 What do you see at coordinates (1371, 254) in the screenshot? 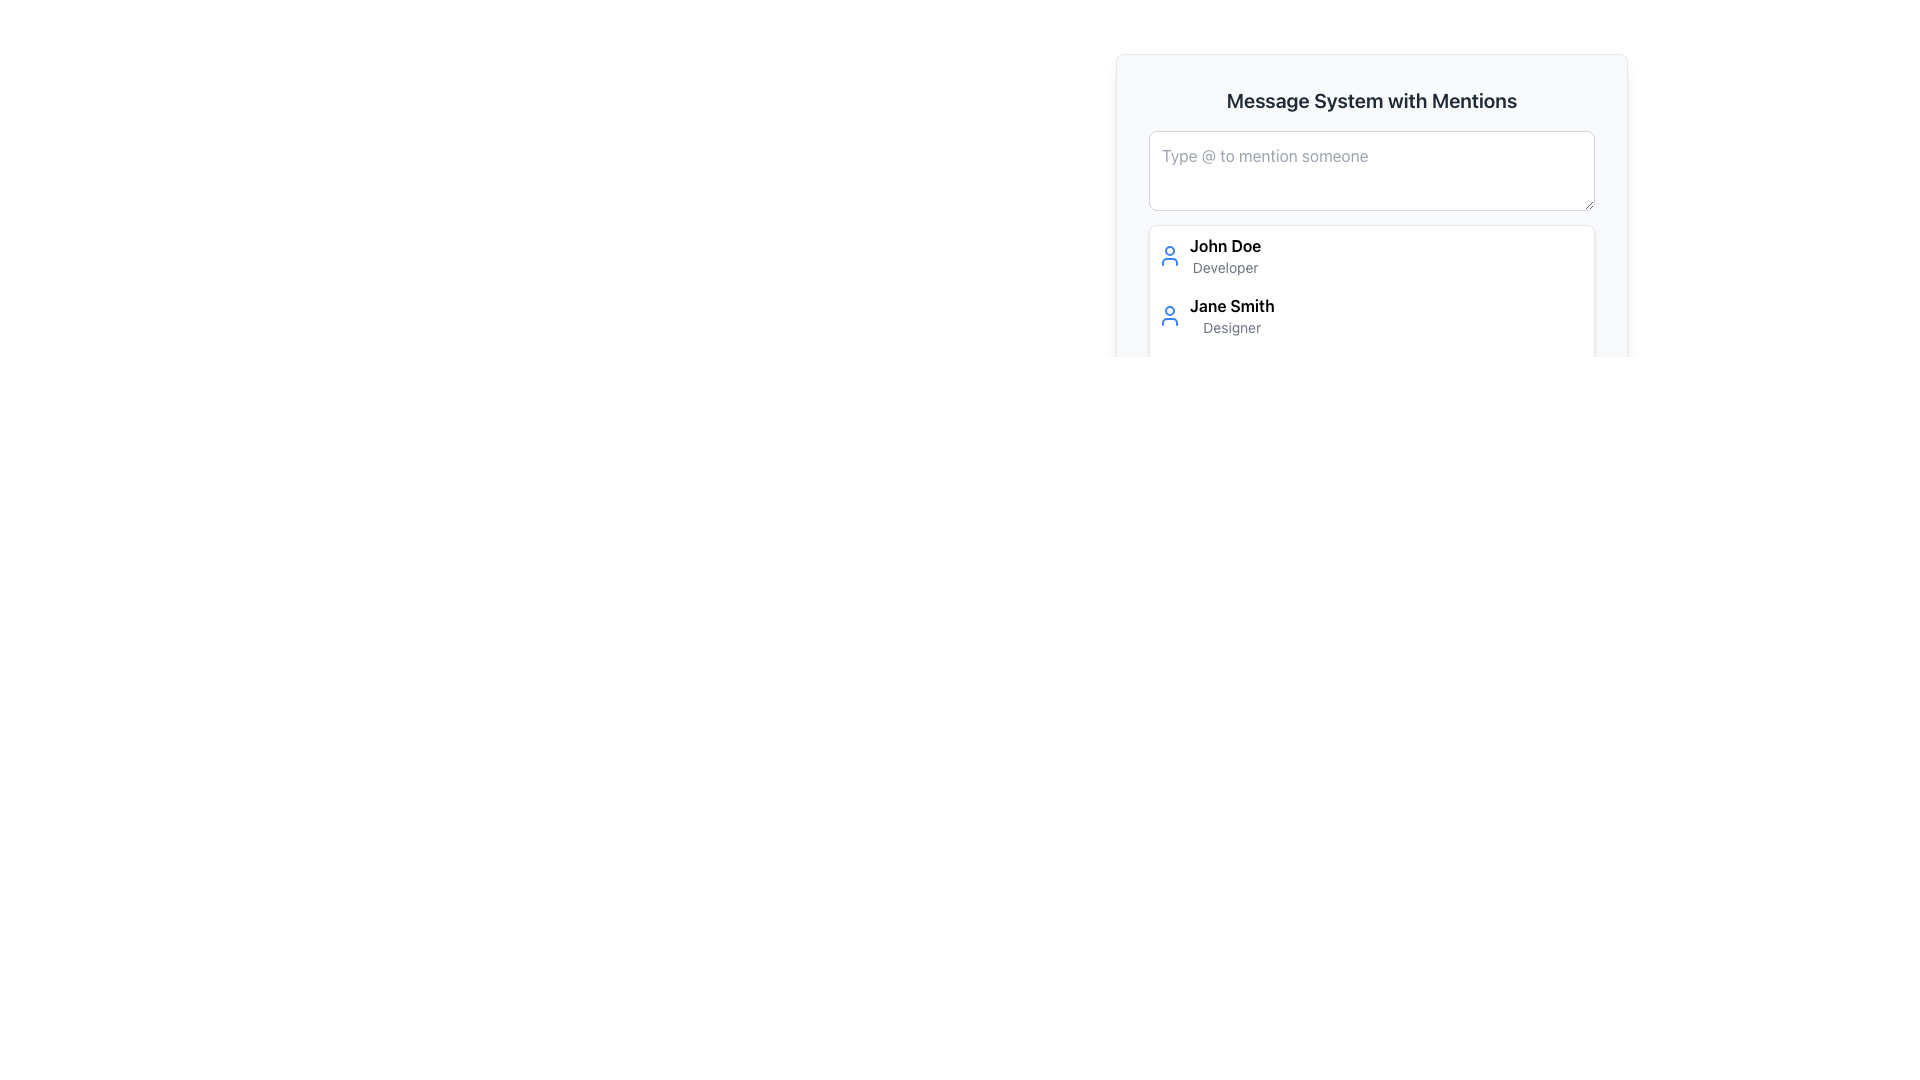
I see `the first user entry in the selection menu located below the search bar` at bounding box center [1371, 254].